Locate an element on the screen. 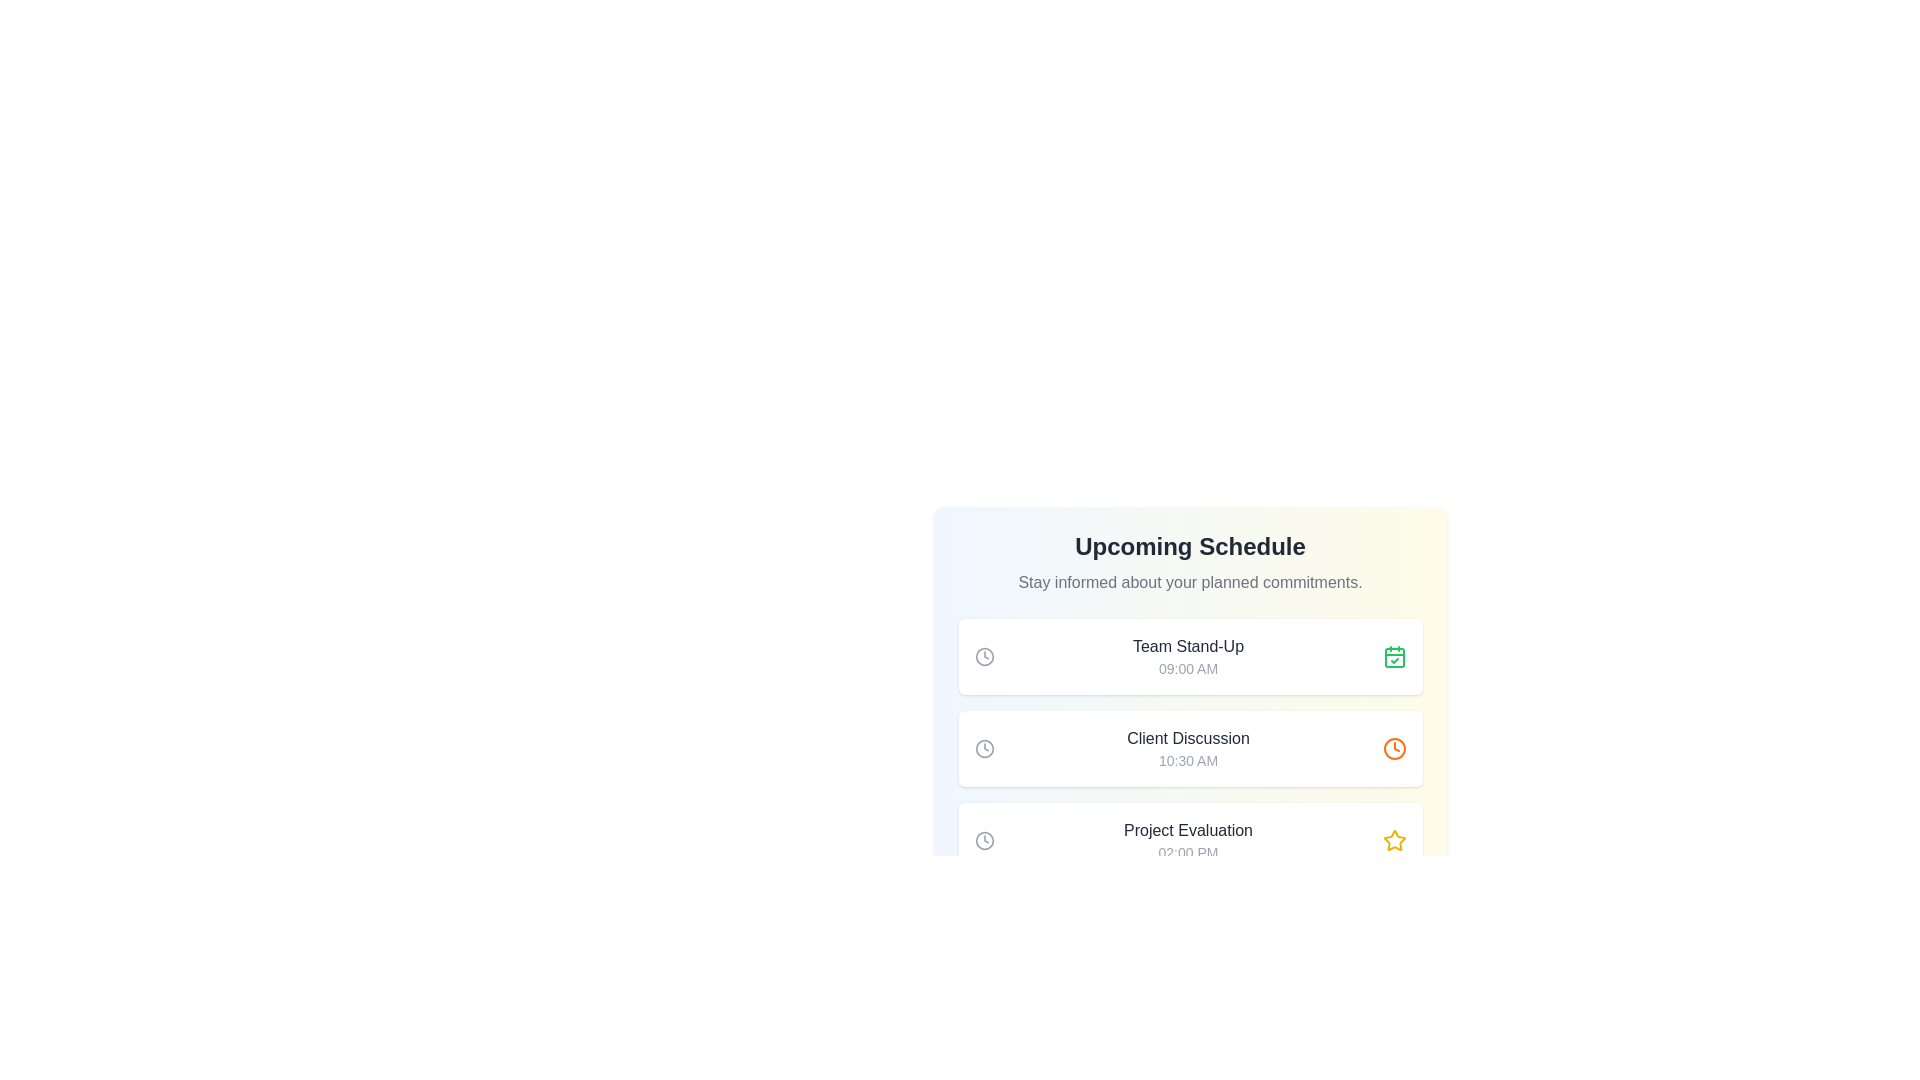  the icon that visually indicates the theme or category associated with time, located to the extreme left of the row containing 'Project Evaluation' and '02:00 PM', within the third entry of the vertical list under 'Upcoming Schedule' is located at coordinates (984, 840).